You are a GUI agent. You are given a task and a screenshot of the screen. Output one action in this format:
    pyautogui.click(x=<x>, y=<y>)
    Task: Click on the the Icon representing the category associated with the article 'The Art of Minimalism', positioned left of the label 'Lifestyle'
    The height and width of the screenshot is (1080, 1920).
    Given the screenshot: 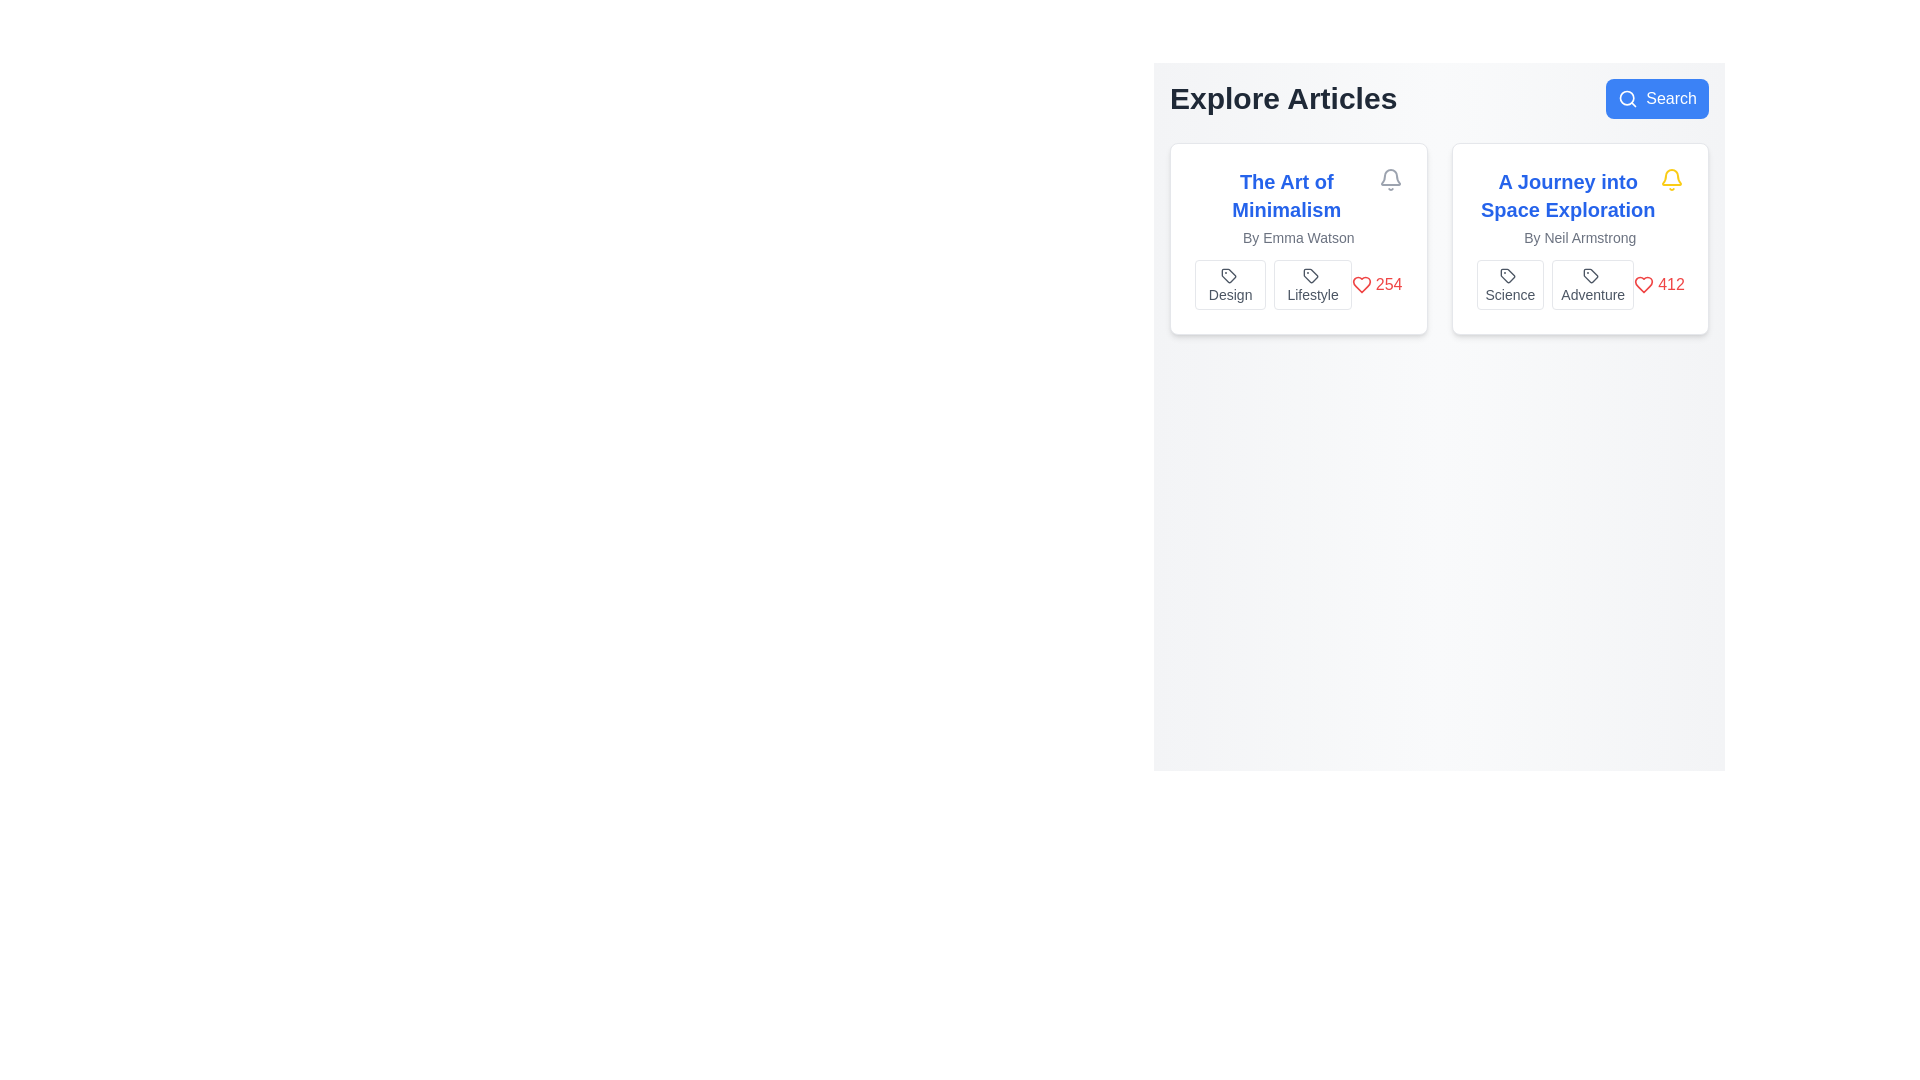 What is the action you would take?
    pyautogui.click(x=1310, y=276)
    